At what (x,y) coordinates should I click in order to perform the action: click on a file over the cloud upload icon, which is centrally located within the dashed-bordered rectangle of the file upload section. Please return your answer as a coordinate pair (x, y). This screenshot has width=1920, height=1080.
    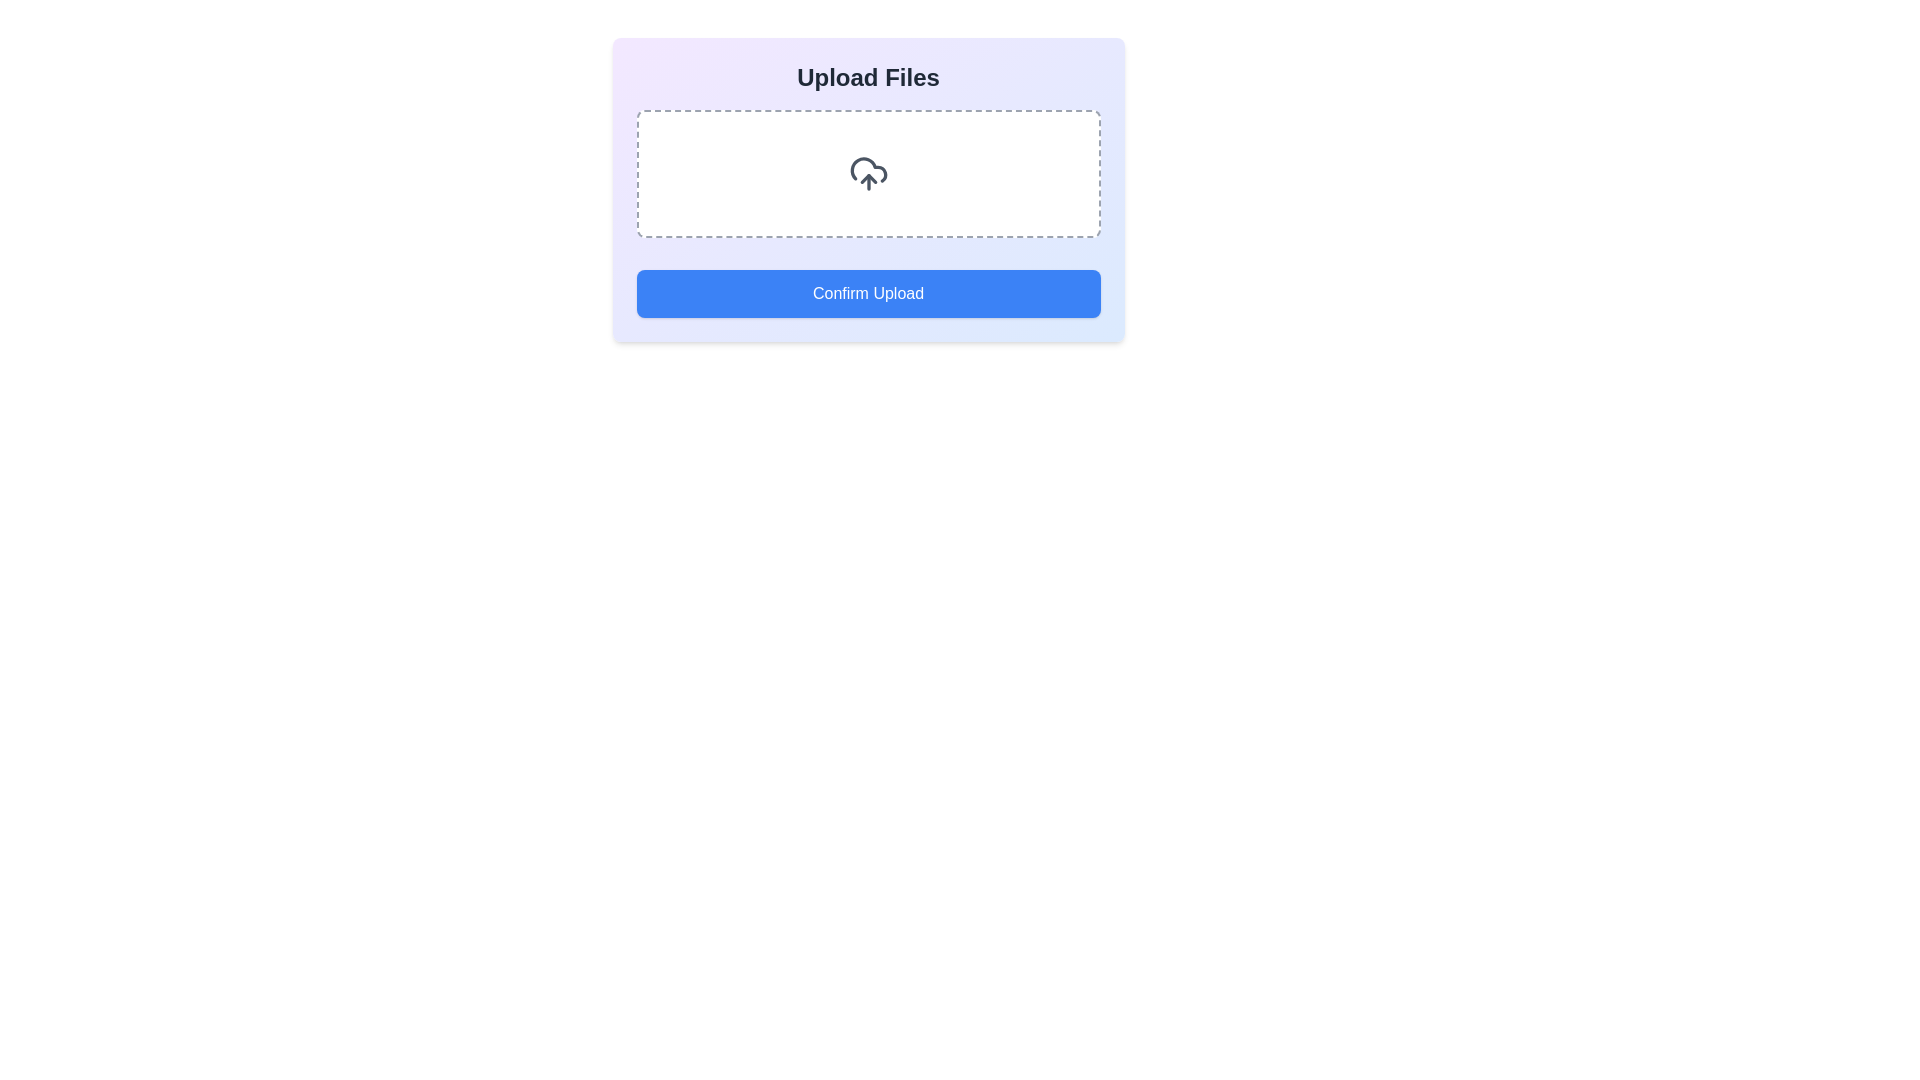
    Looking at the image, I should click on (868, 172).